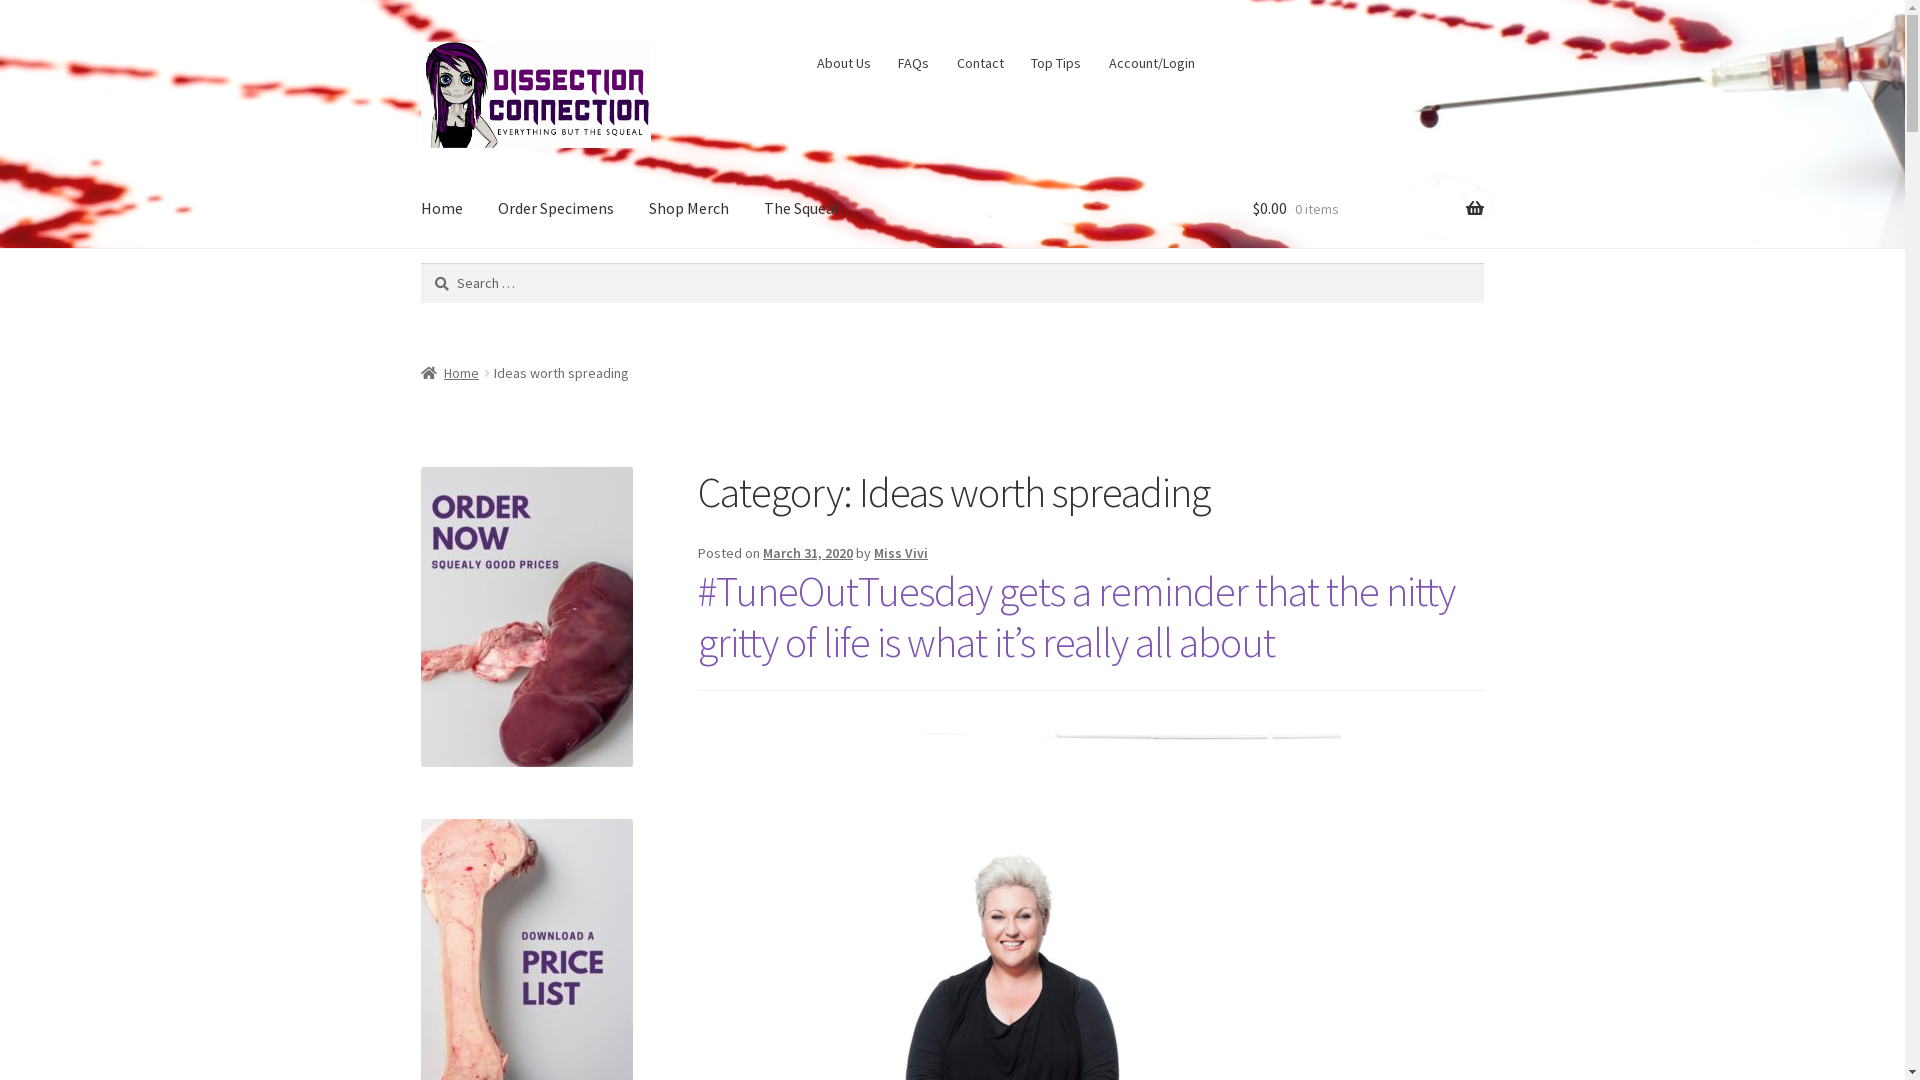  I want to click on 'Contact', so click(979, 61).